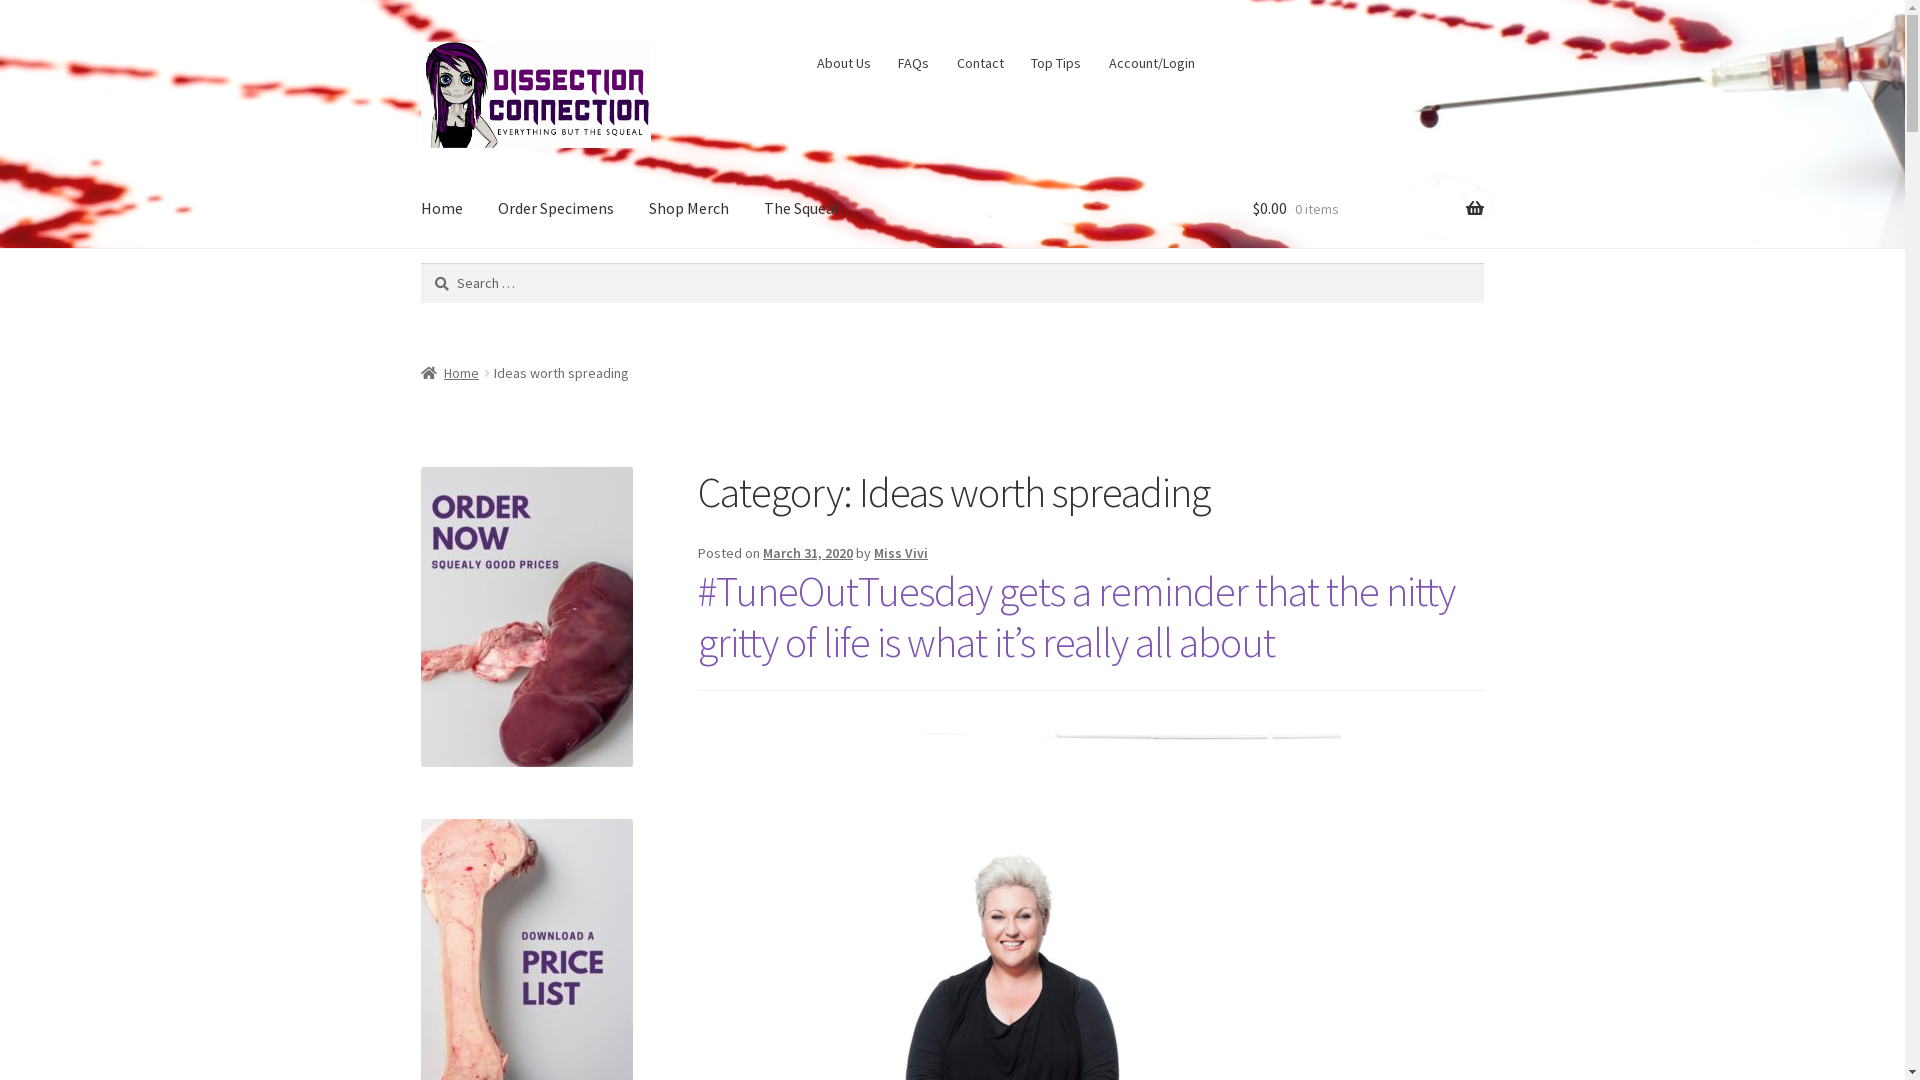  I want to click on 'Contact', so click(979, 61).